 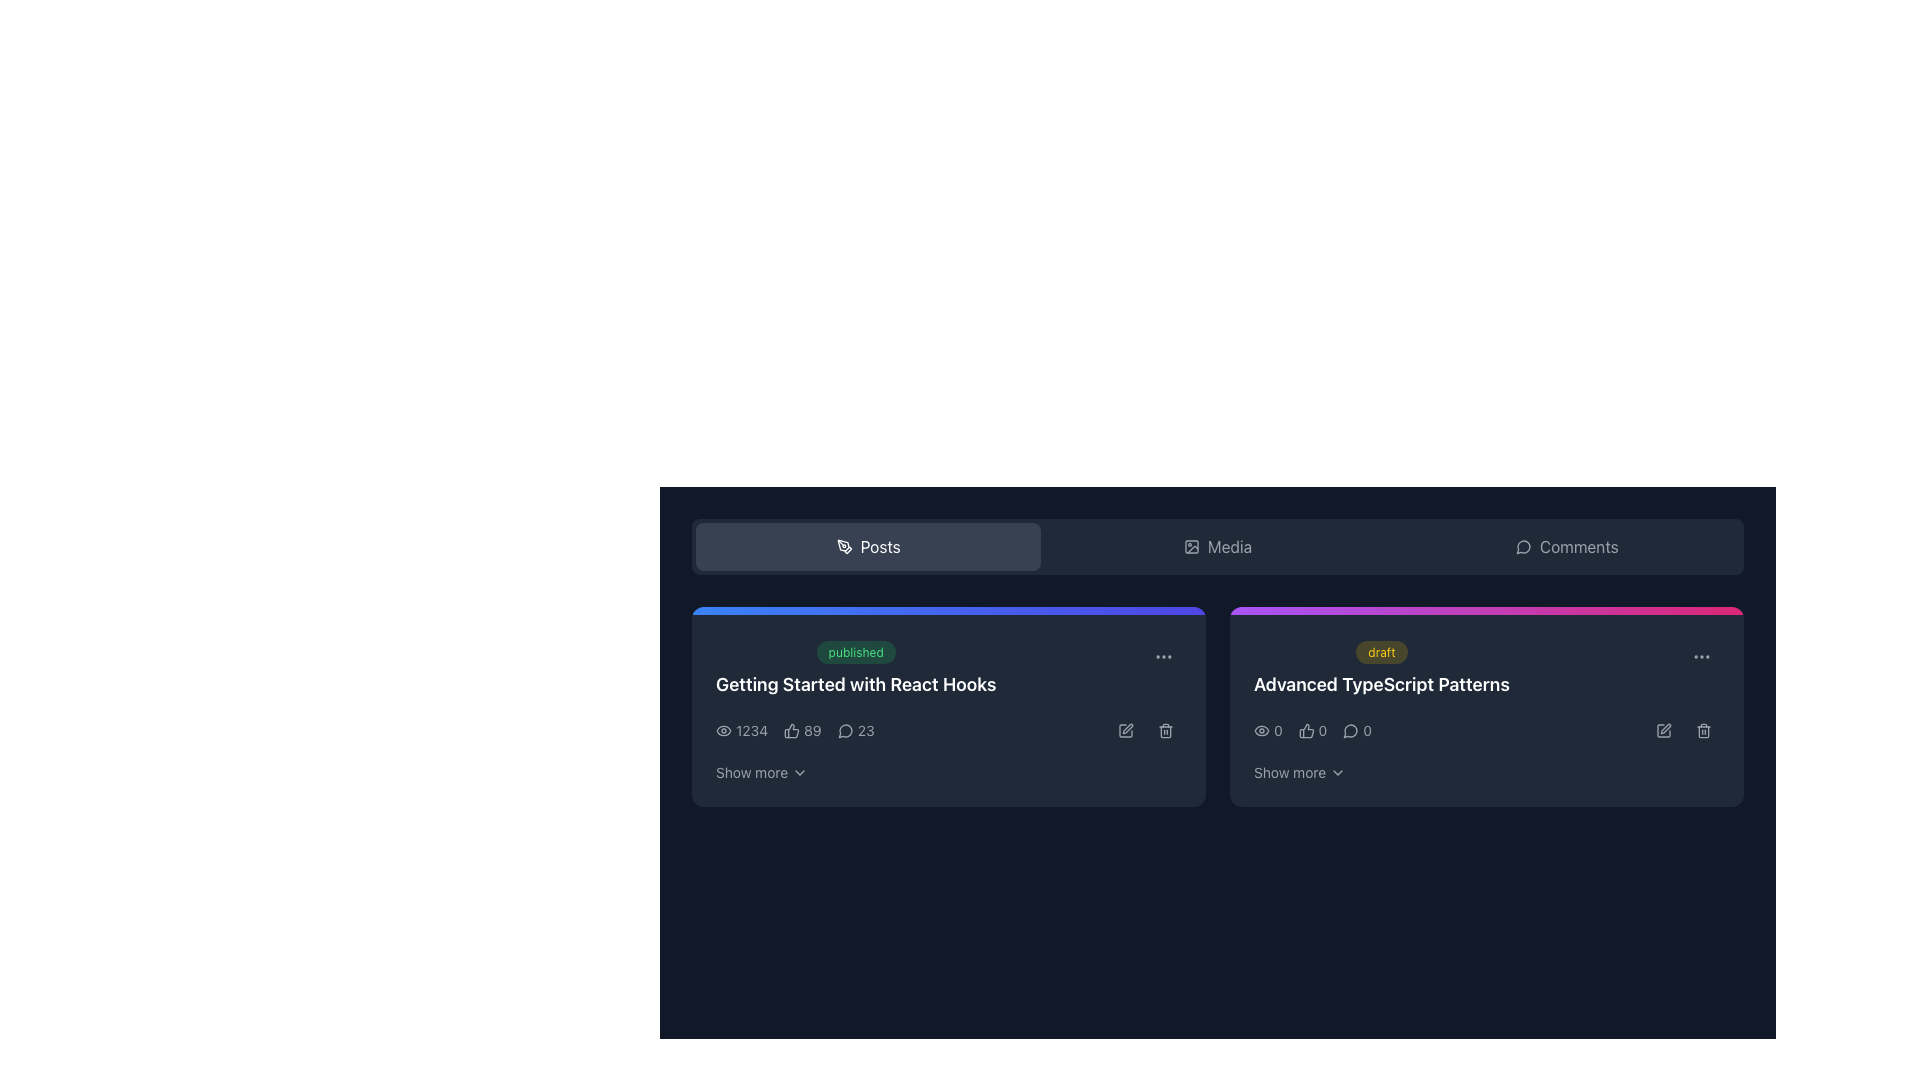 What do you see at coordinates (1703, 731) in the screenshot?
I see `the delete button (icon button) located in the bottom right corner of the card titled 'Advanced TypeScript Patterns'` at bounding box center [1703, 731].